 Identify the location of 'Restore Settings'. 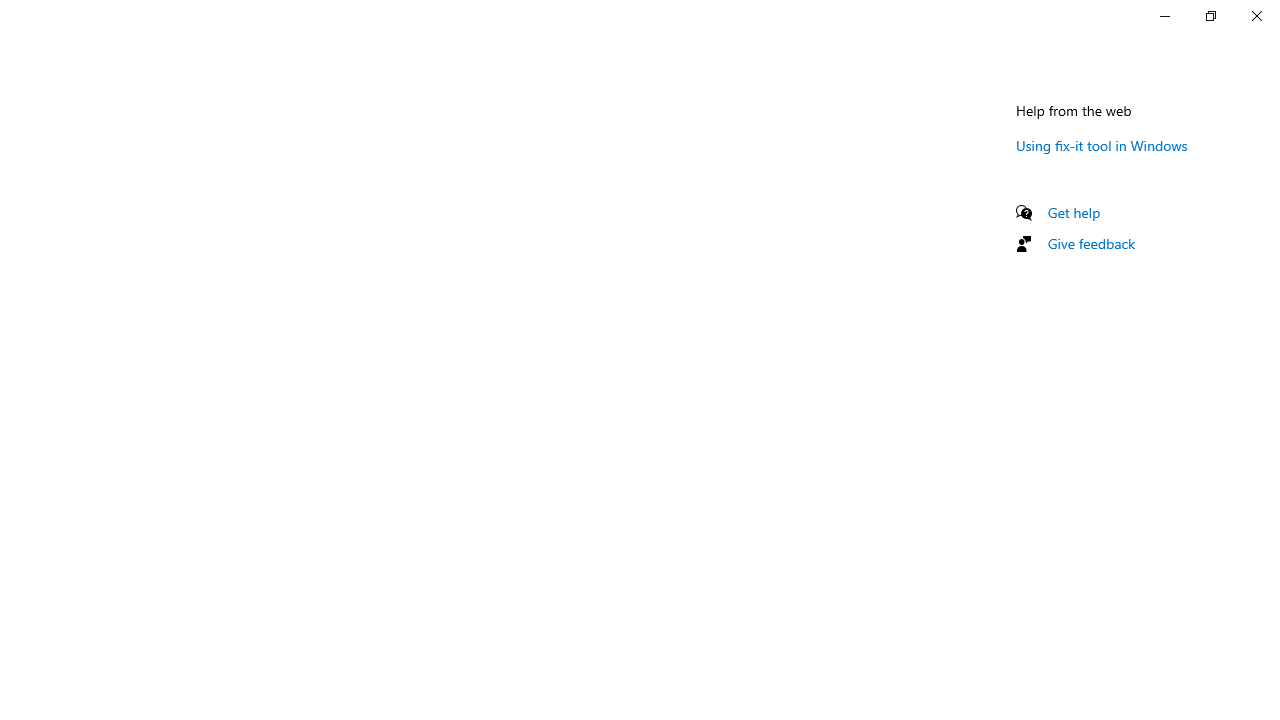
(1209, 15).